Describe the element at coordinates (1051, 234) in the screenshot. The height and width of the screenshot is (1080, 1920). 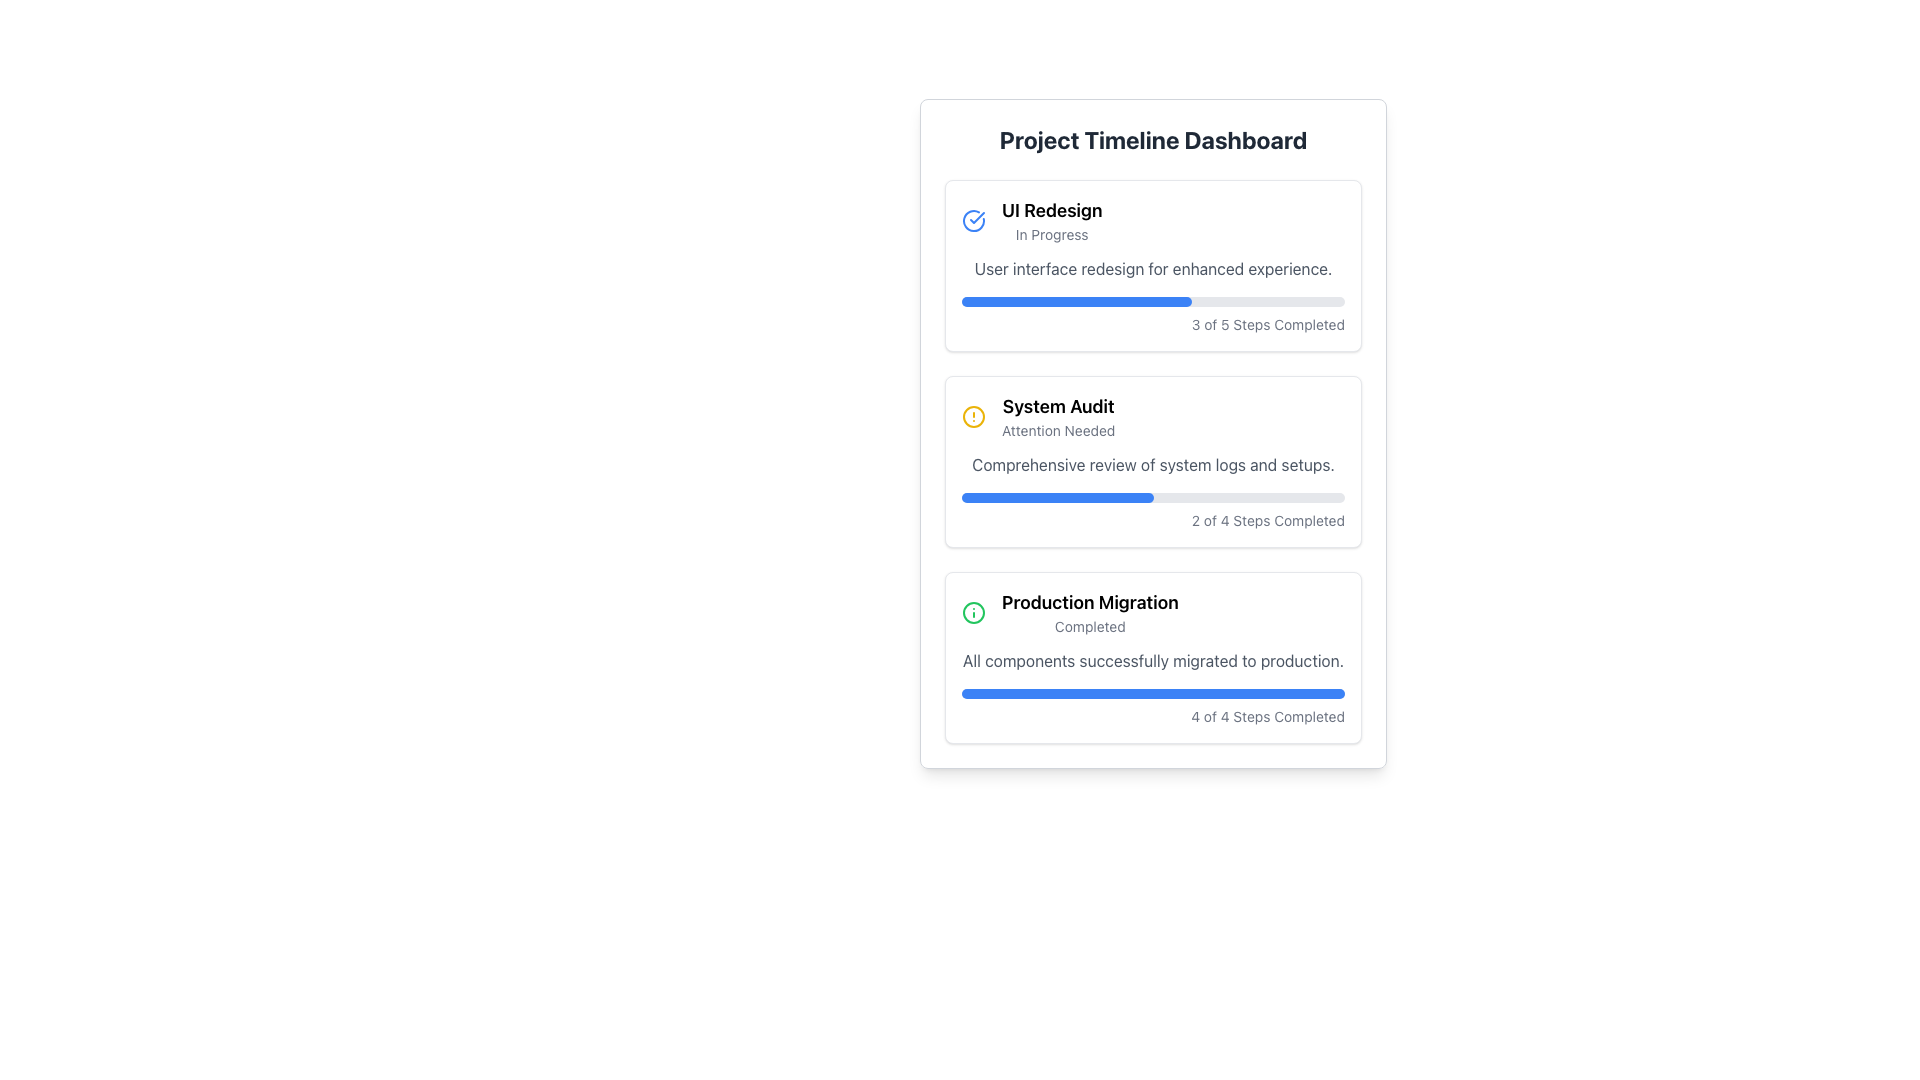
I see `the text label that says 'In Progress', which is styled in a small gray font and positioned directly below the more prominent 'UI Redesign' text in the project tasks dashboard` at that location.